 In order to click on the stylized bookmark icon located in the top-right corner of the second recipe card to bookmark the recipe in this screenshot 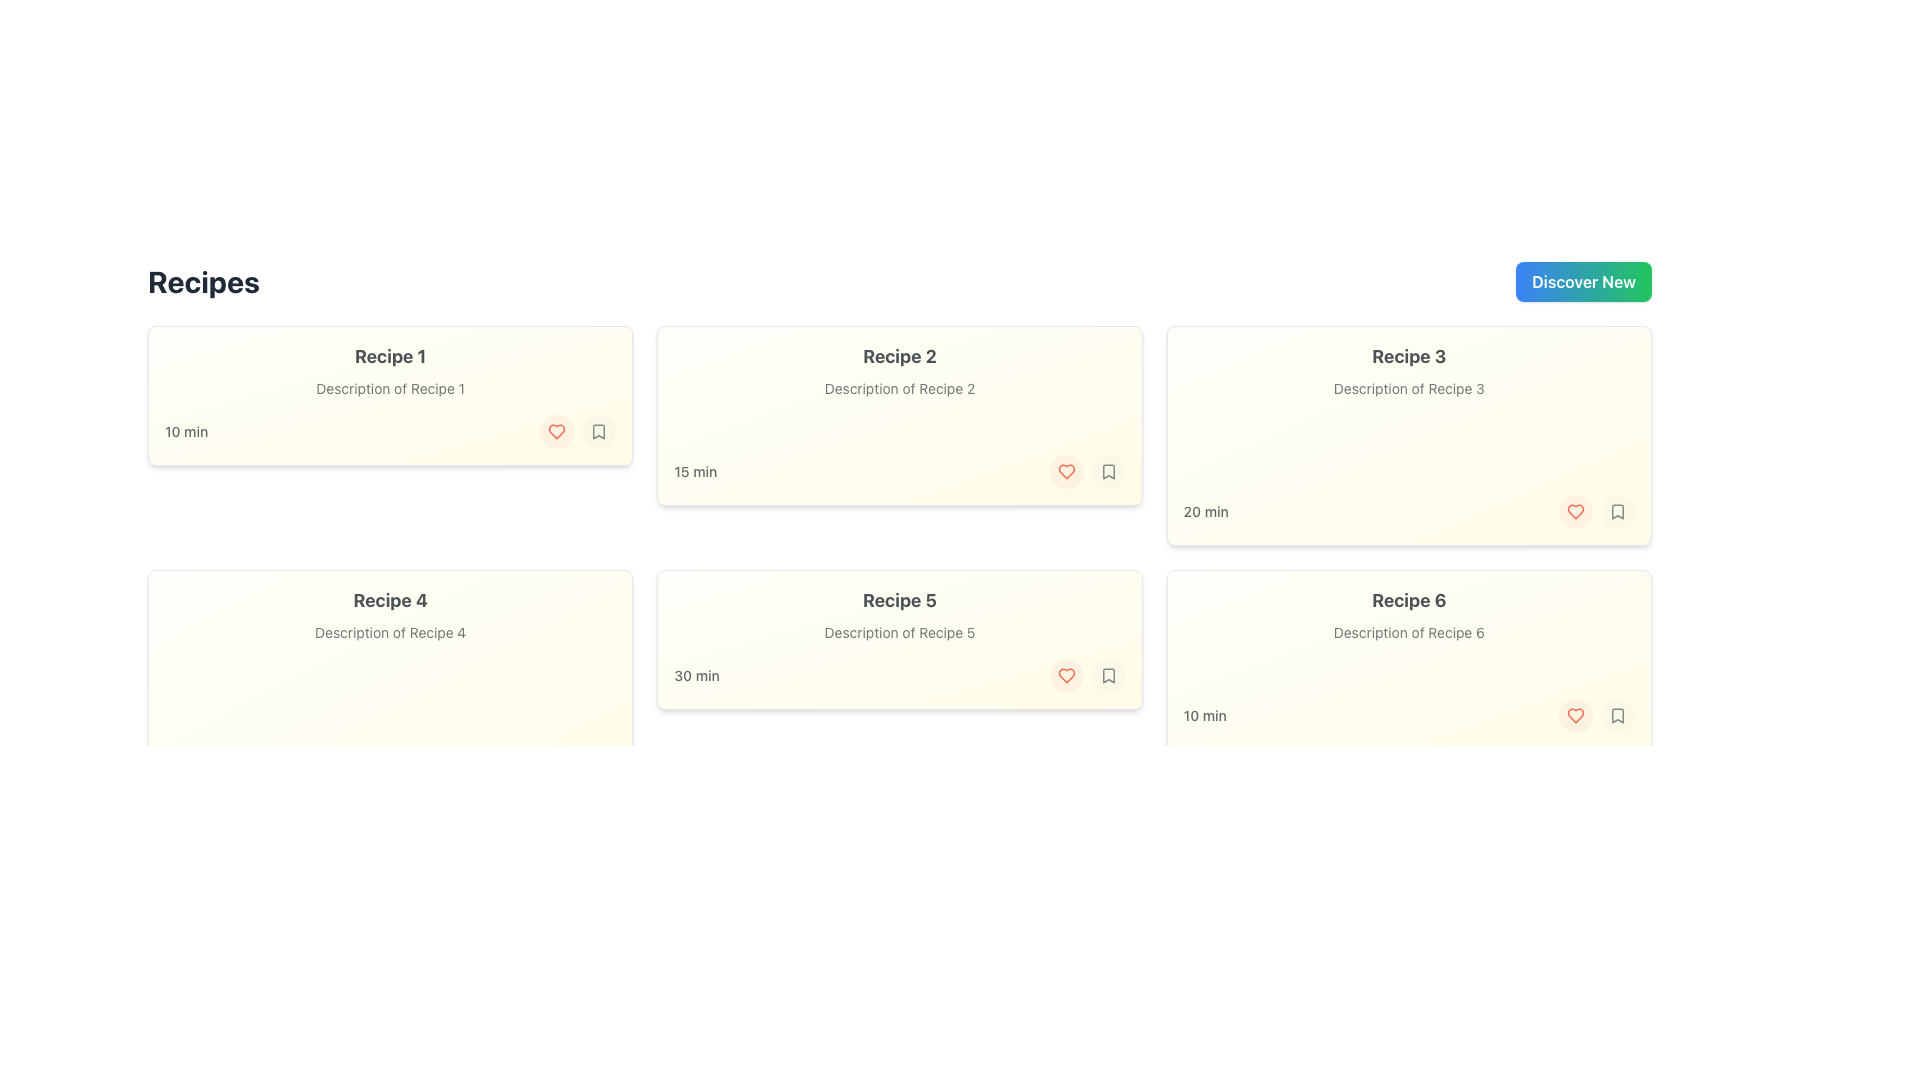, I will do `click(1107, 471)`.